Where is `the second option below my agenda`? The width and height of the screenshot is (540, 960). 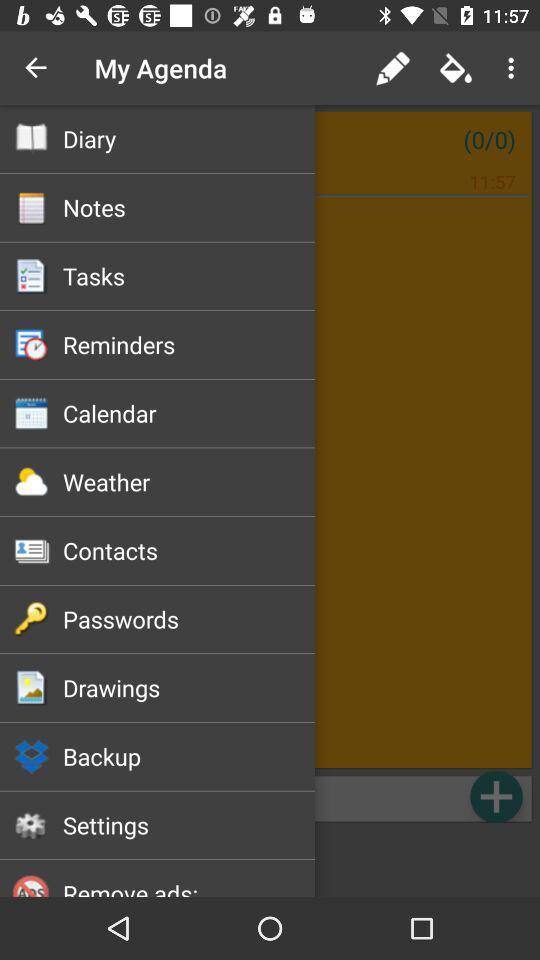 the second option below my agenda is located at coordinates (31, 208).